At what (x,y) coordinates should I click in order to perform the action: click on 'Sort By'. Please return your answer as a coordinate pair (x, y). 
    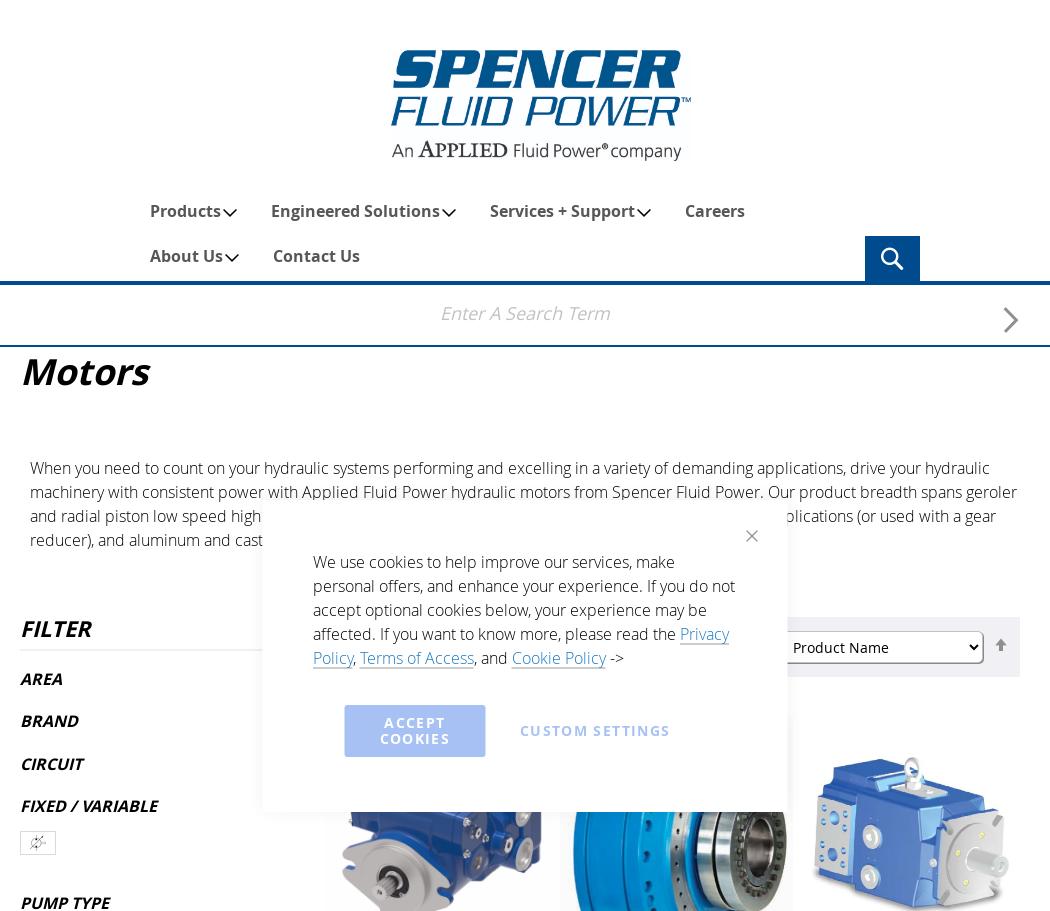
    Looking at the image, I should click on (741, 645).